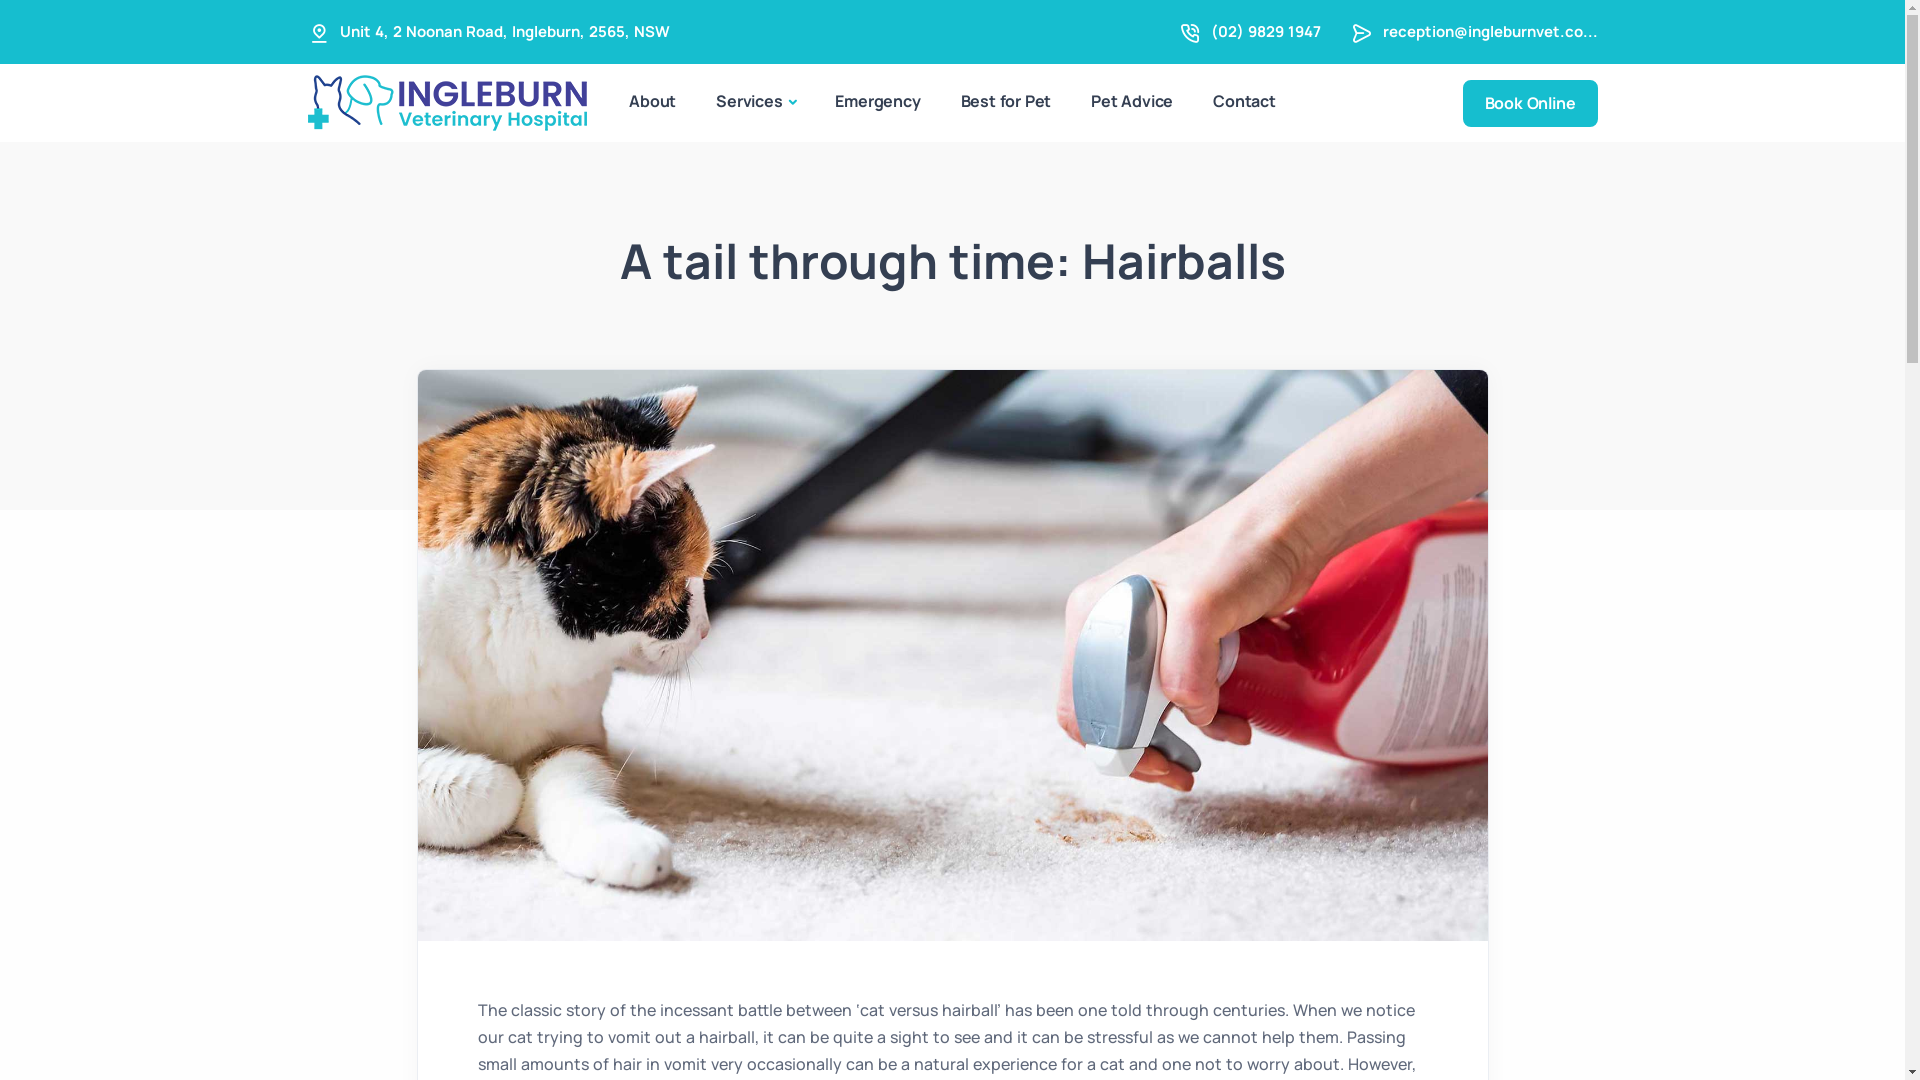 Image resolution: width=1920 pixels, height=1080 pixels. I want to click on 'reception@ingleburnvet.co...', so click(1489, 31).